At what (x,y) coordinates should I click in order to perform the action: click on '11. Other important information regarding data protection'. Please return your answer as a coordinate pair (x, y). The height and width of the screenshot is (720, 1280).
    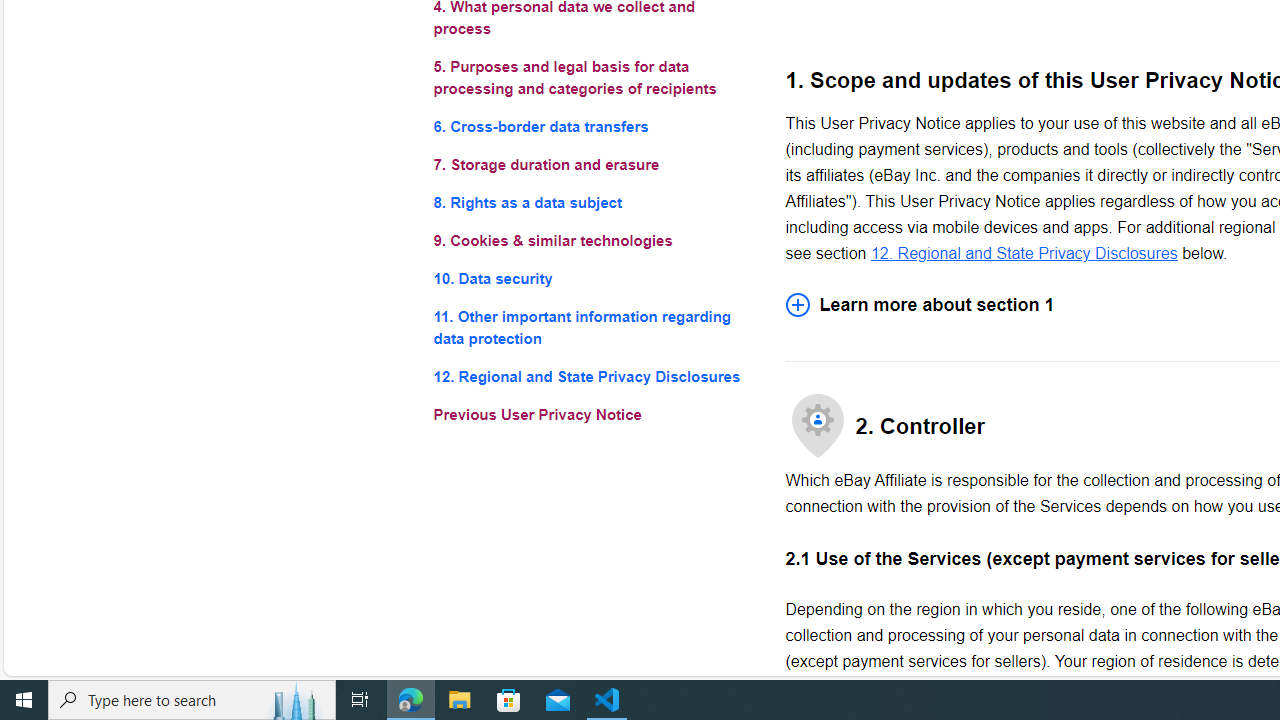
    Looking at the image, I should click on (592, 327).